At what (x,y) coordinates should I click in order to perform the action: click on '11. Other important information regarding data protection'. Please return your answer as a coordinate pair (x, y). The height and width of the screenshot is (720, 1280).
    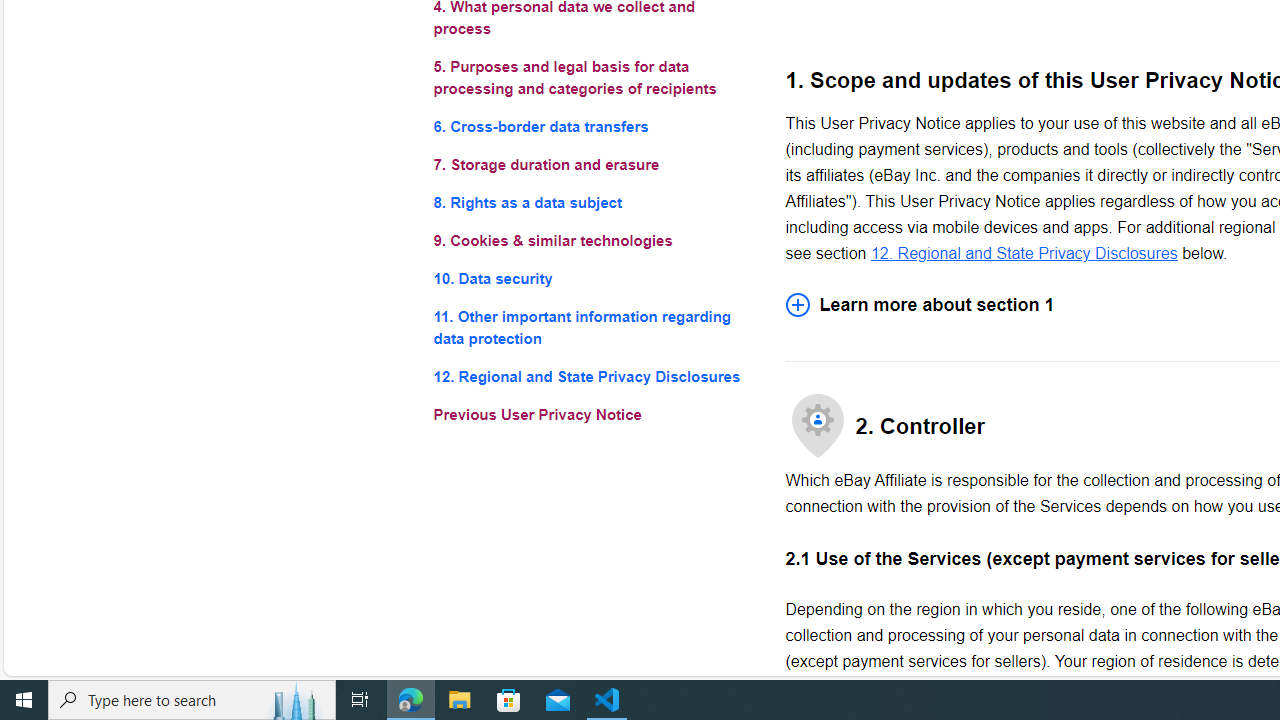
    Looking at the image, I should click on (592, 327).